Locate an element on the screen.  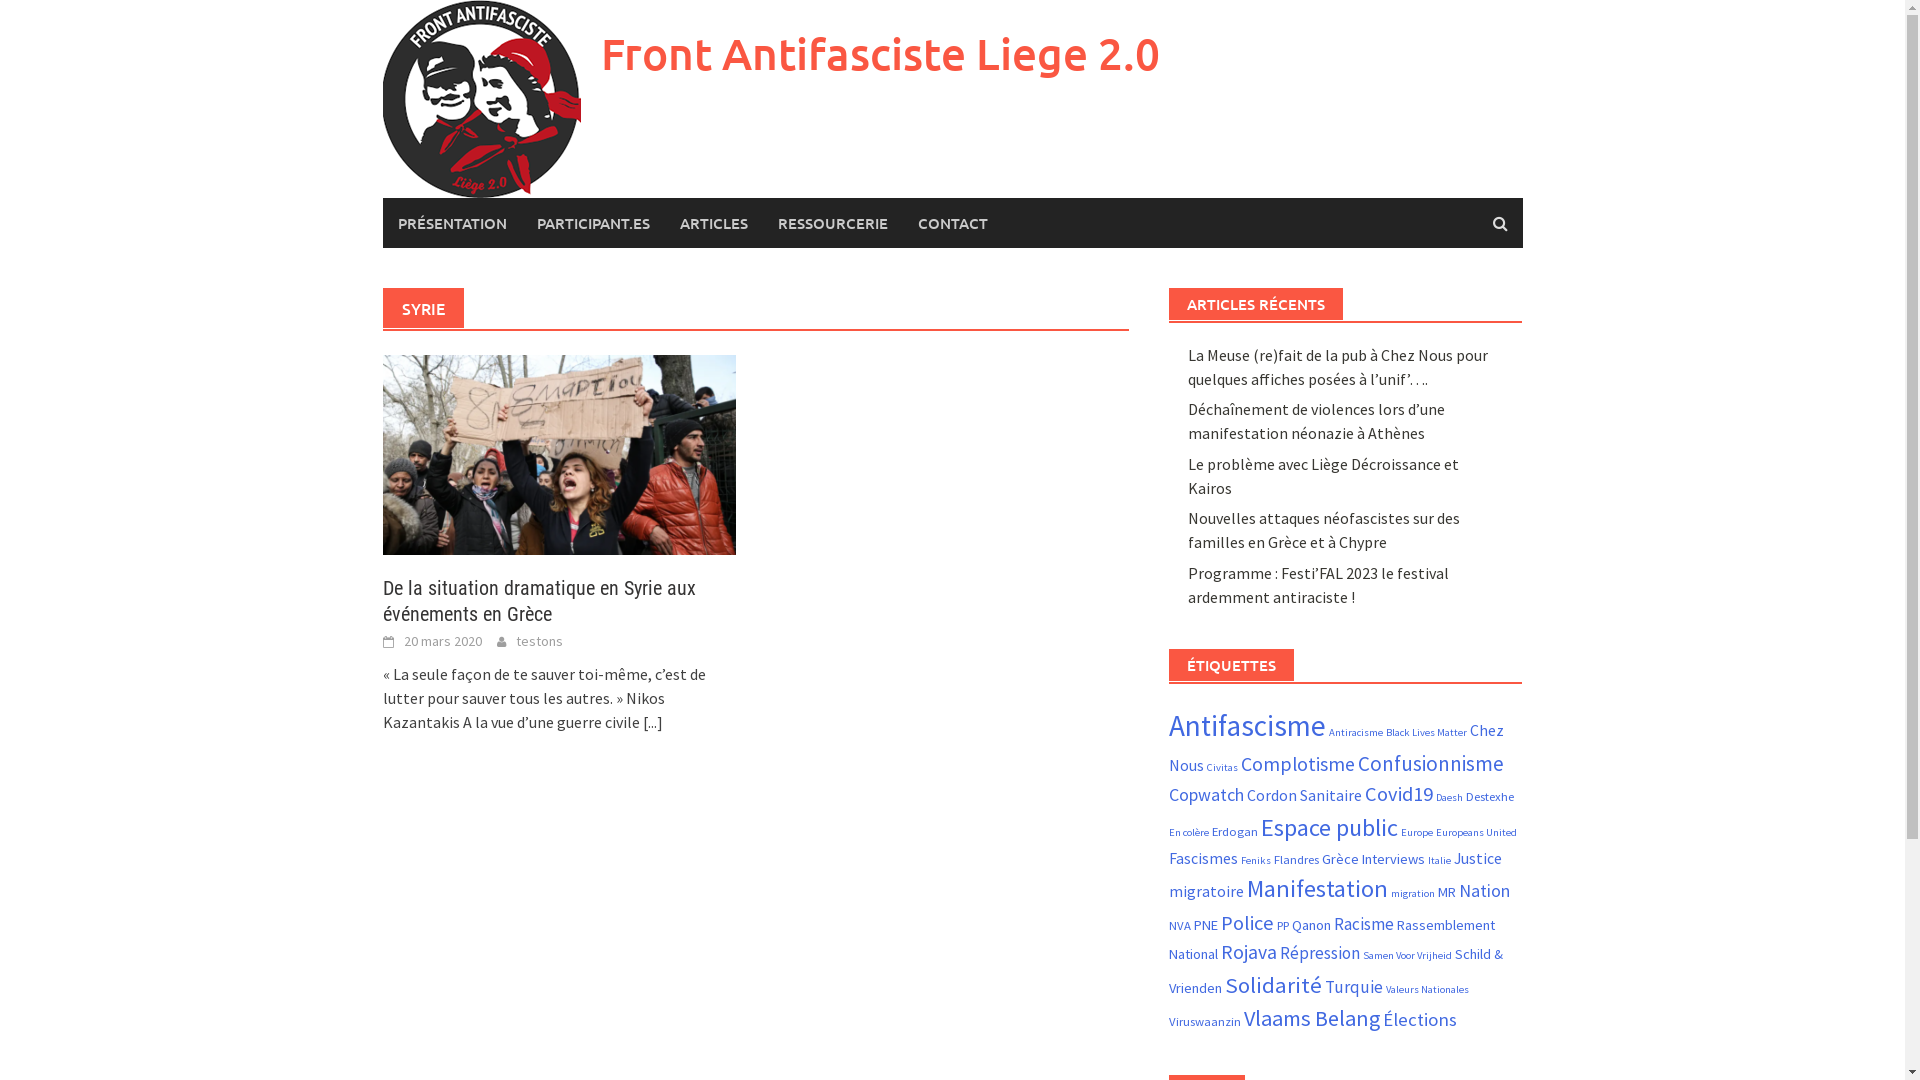
'Rojava' is located at coordinates (1247, 951).